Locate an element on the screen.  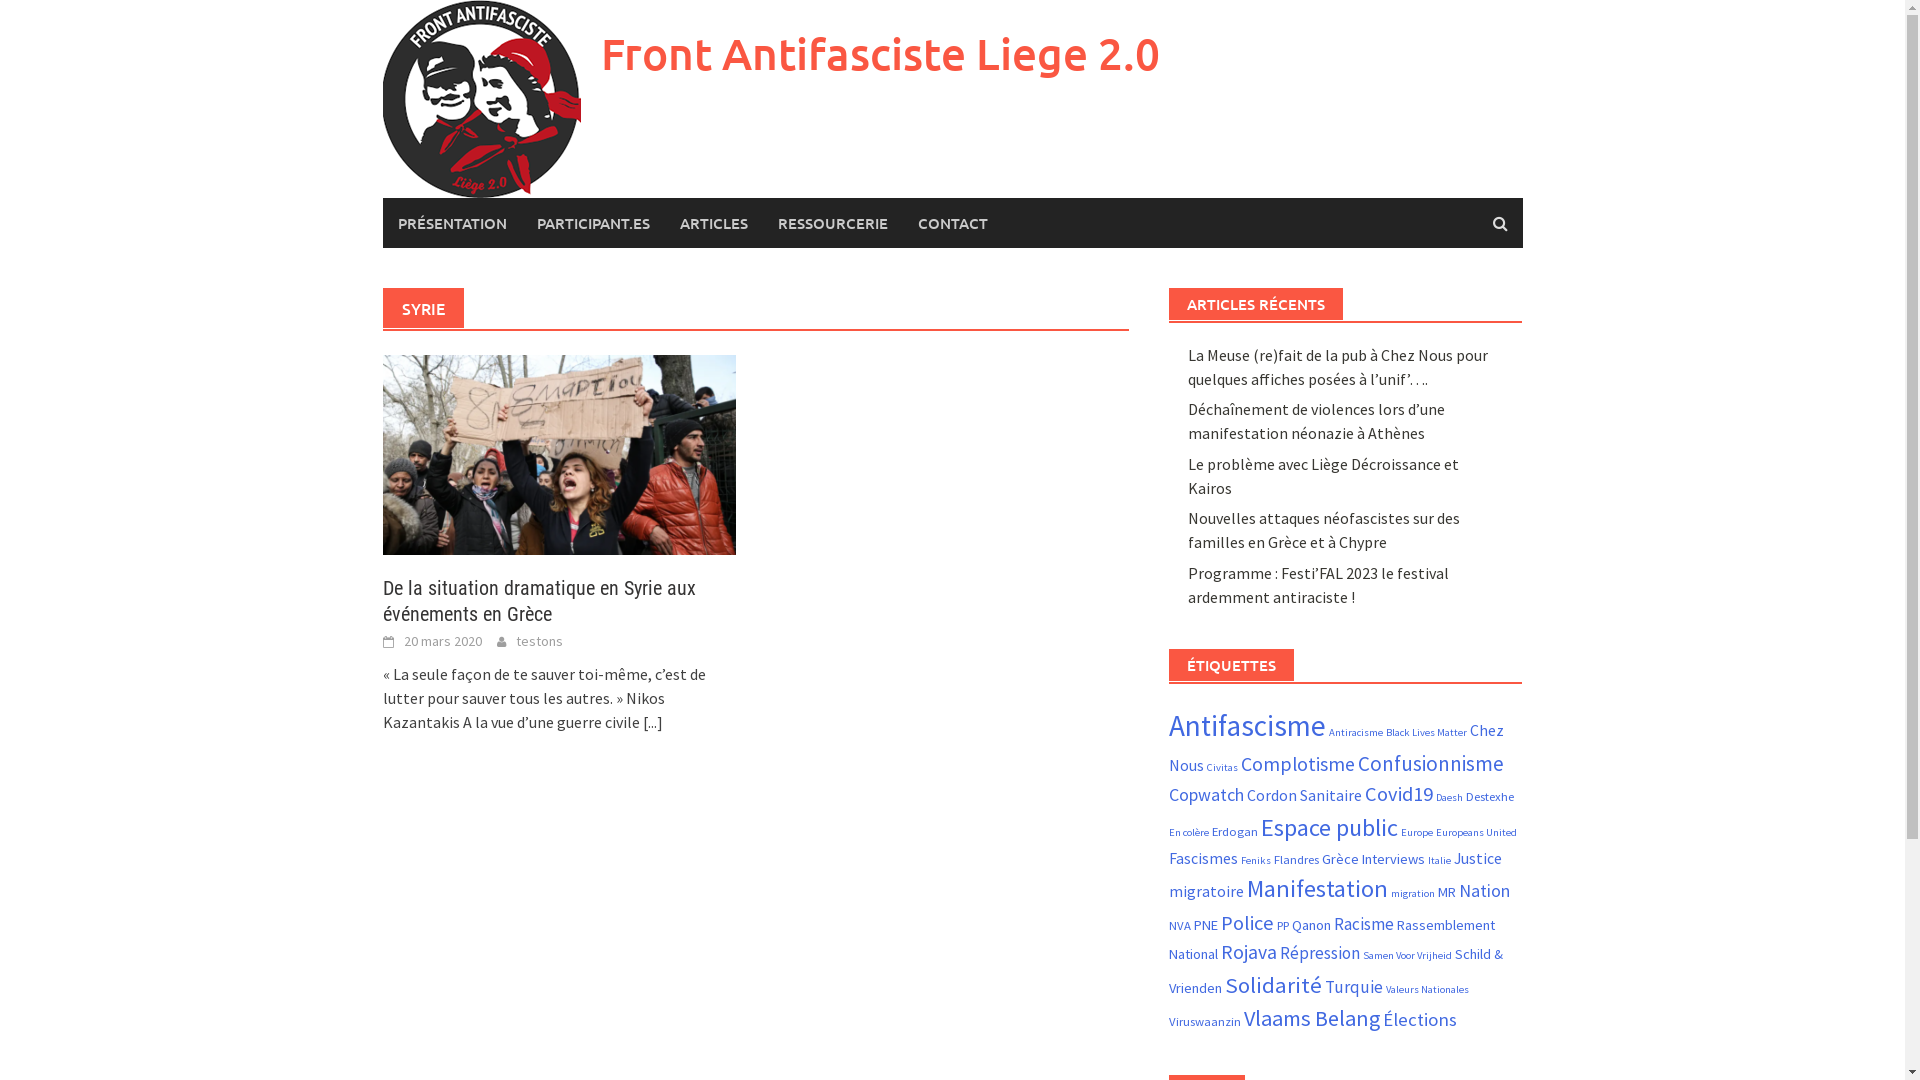
'Rojava' is located at coordinates (1247, 951).